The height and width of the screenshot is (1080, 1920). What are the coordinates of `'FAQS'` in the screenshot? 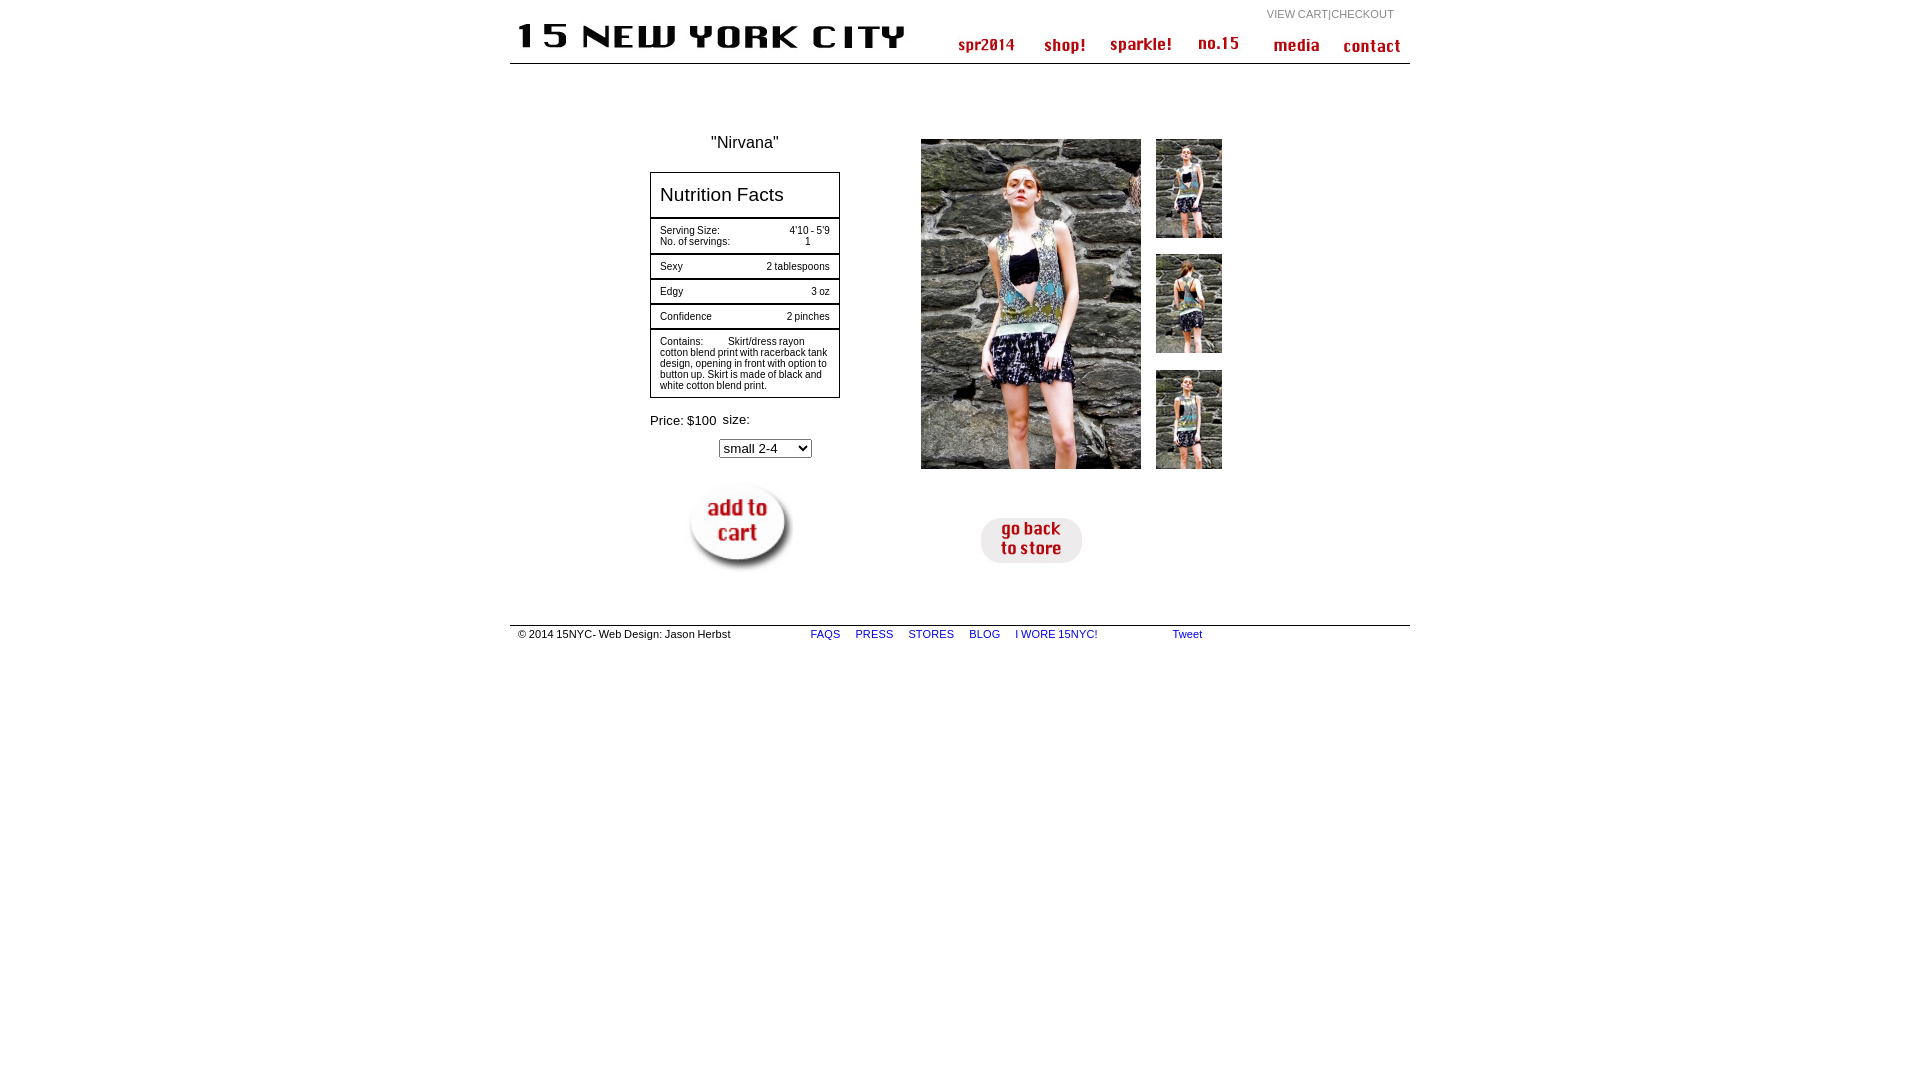 It's located at (825, 633).